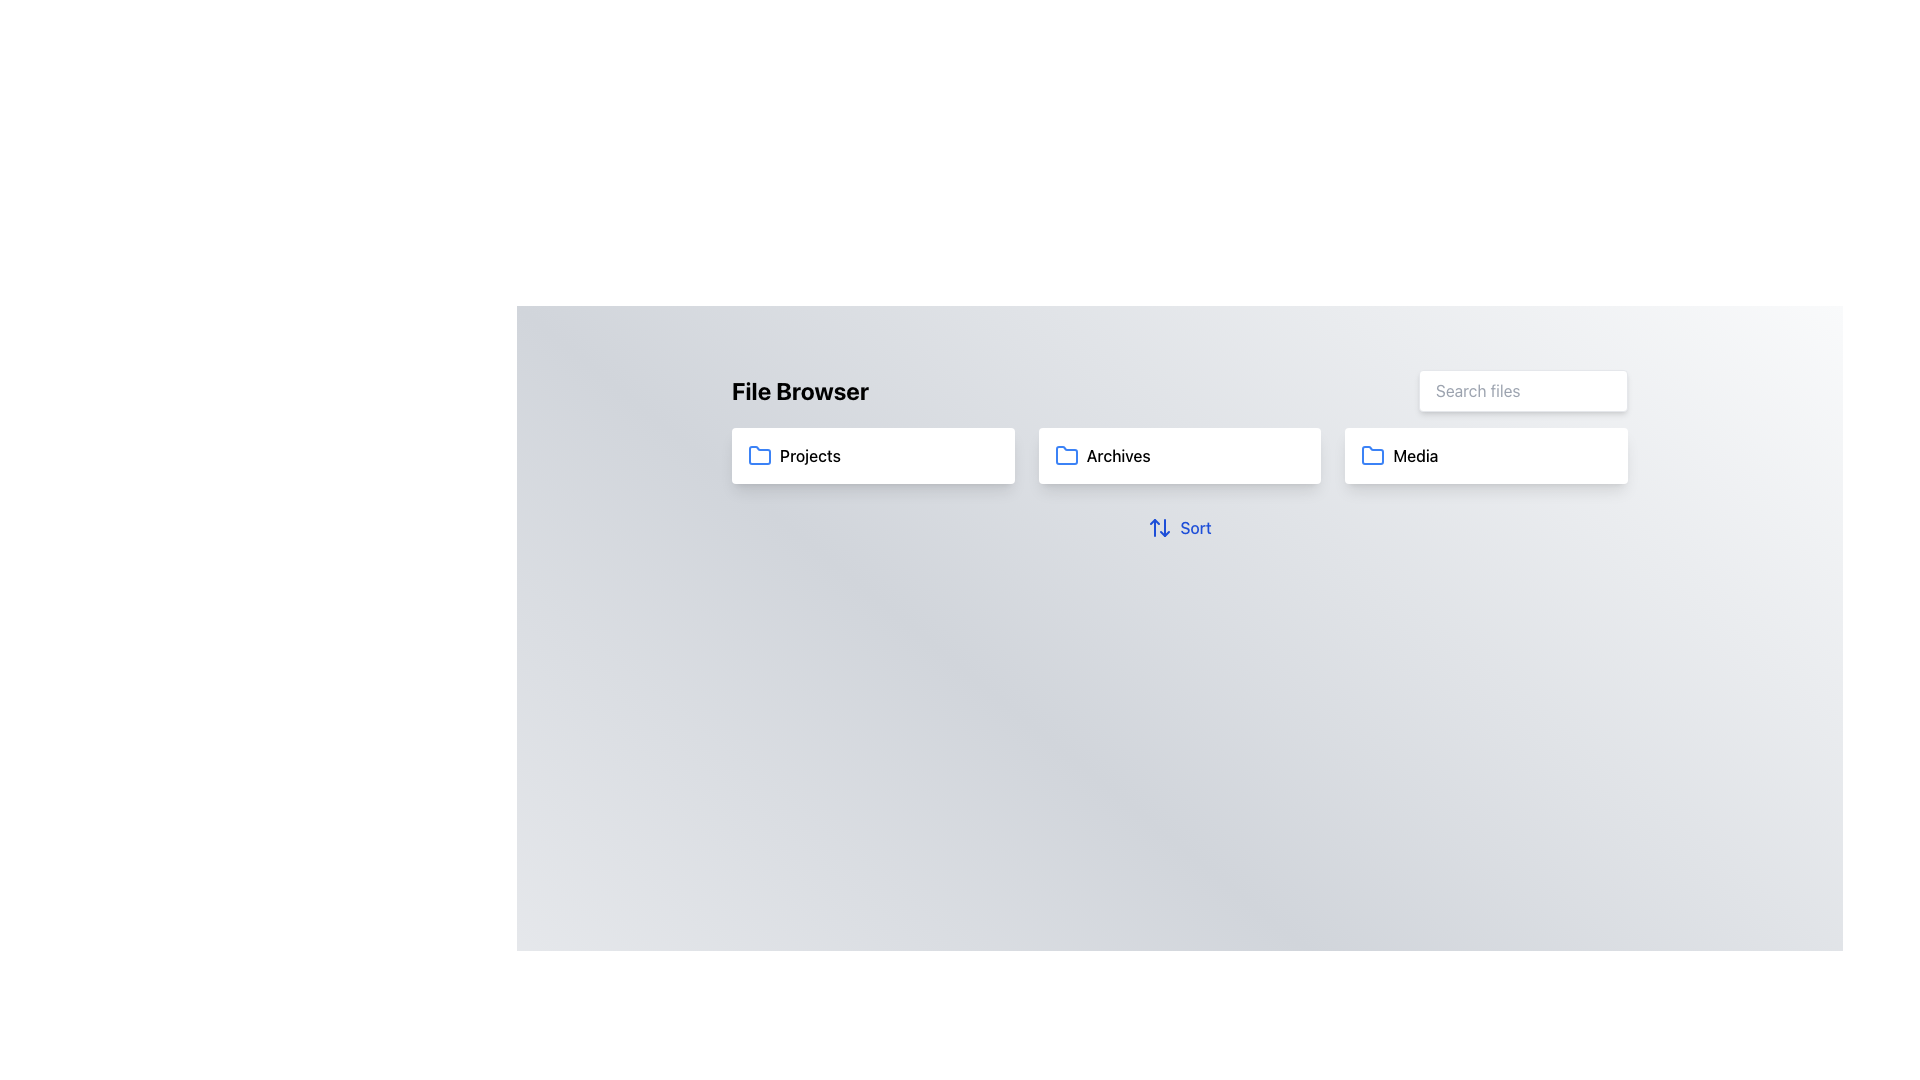  Describe the element at coordinates (1065, 455) in the screenshot. I see `the folder icon representing the 'Archives' in the file browsing interface, which is the second icon from the left` at that location.